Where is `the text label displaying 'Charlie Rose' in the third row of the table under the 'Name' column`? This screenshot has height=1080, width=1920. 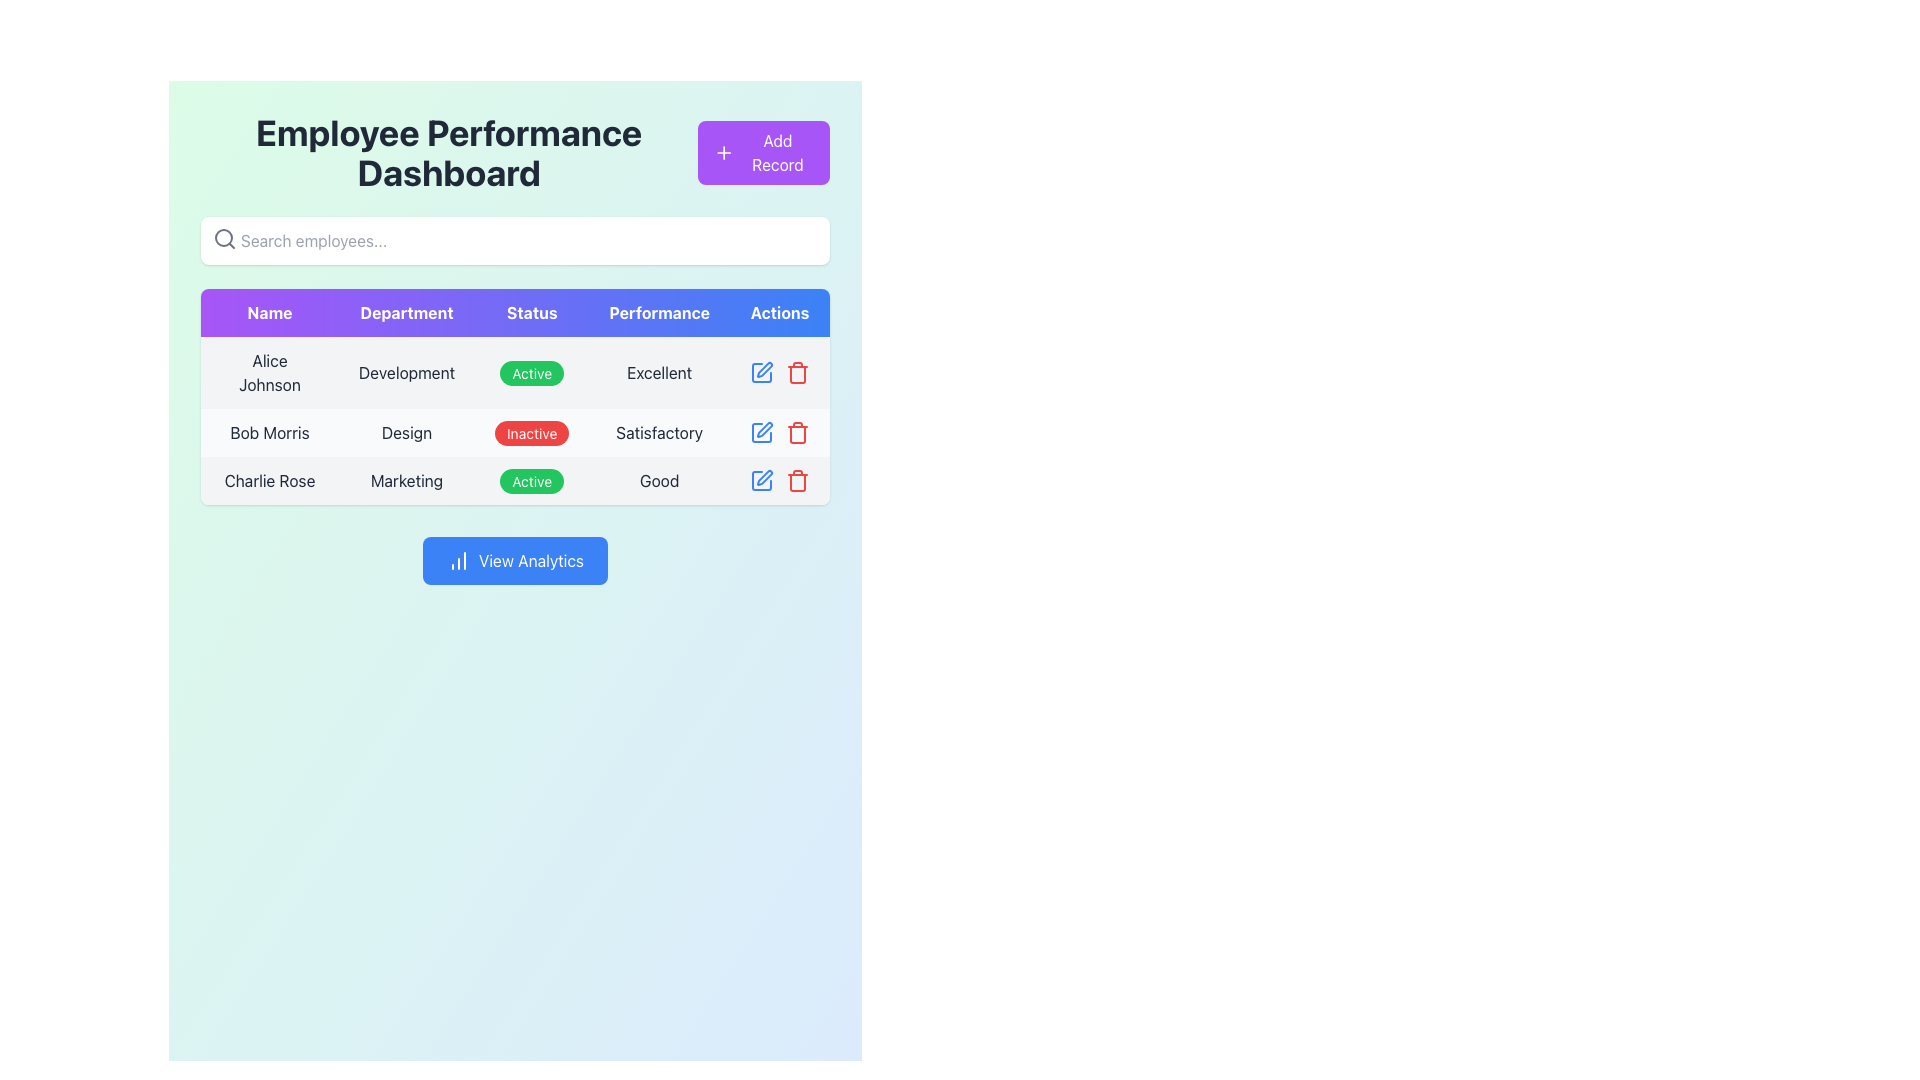 the text label displaying 'Charlie Rose' in the third row of the table under the 'Name' column is located at coordinates (268, 481).